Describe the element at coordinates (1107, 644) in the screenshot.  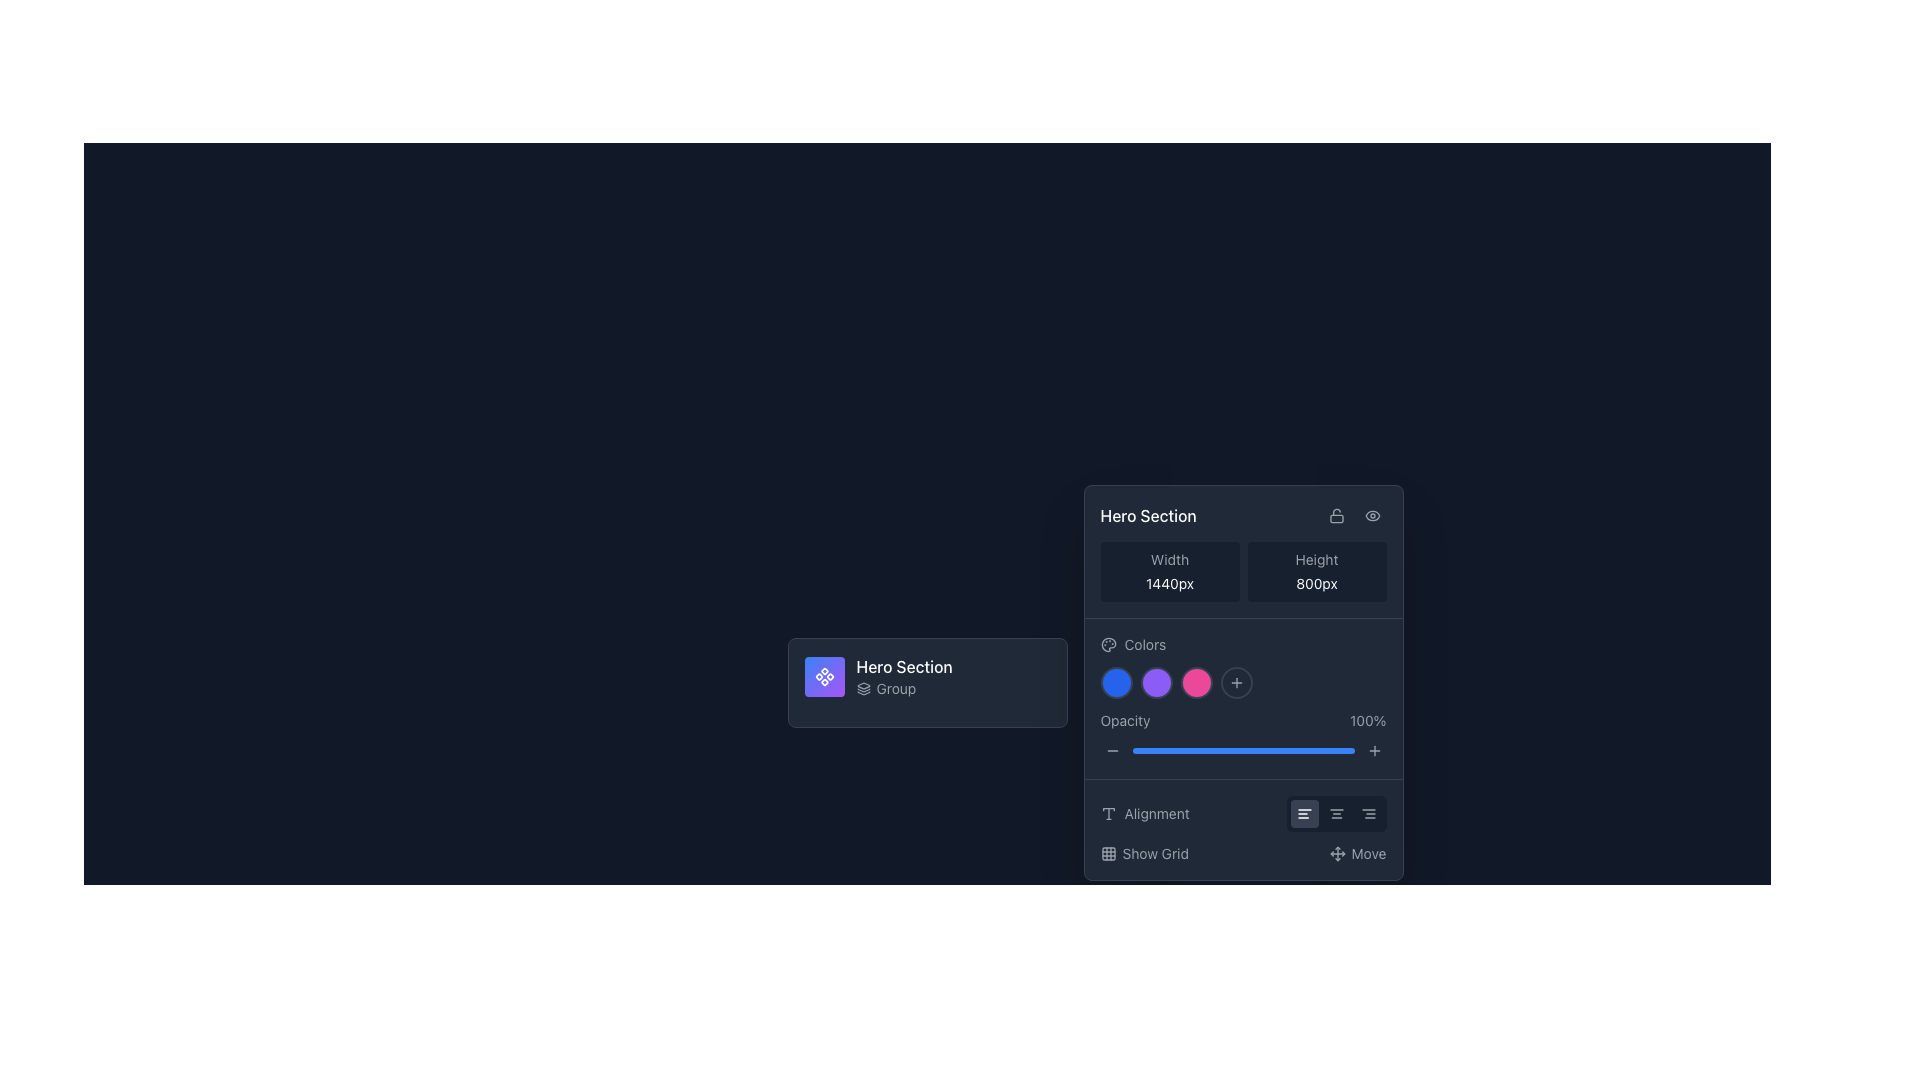
I see `the color settings palette icon located leftmost under the 'Colors' label in the 'Hero Section' settings pane` at that location.